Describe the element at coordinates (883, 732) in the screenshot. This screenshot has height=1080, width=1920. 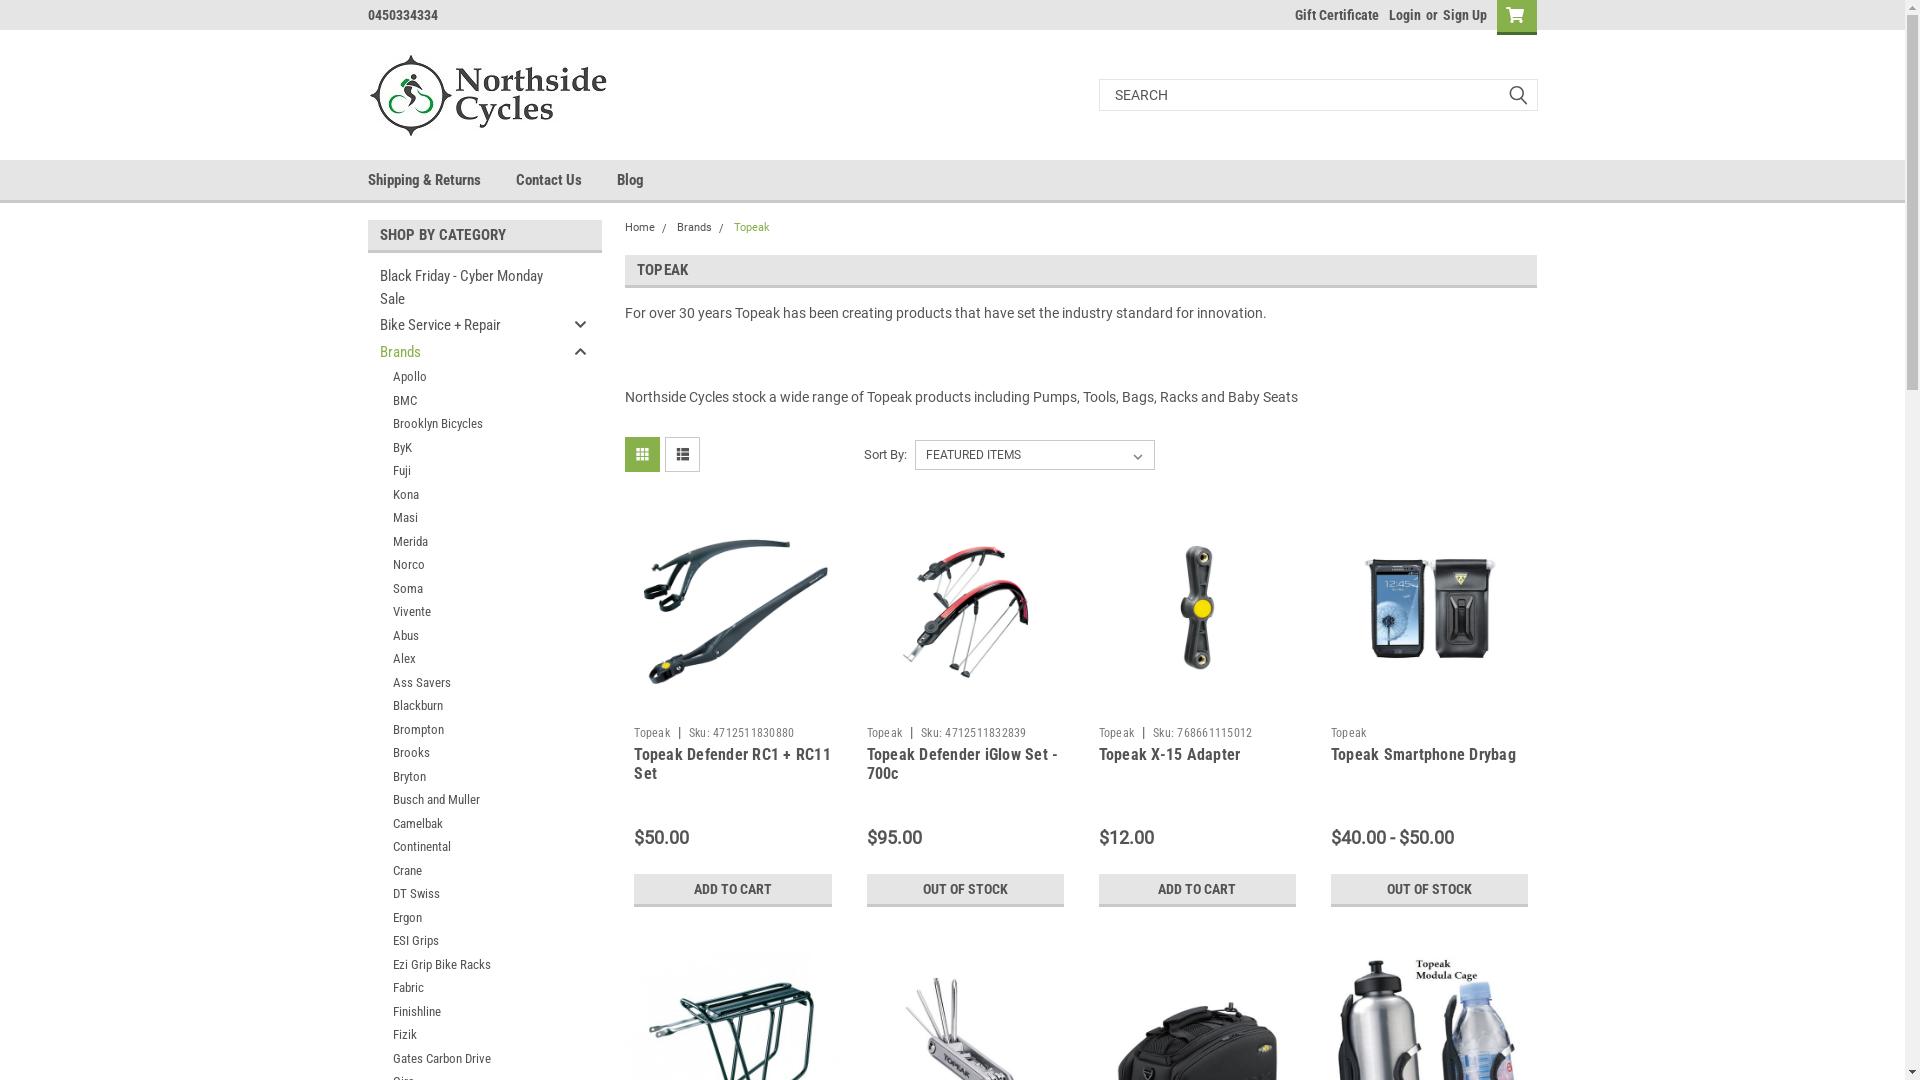
I see `'Topeak'` at that location.